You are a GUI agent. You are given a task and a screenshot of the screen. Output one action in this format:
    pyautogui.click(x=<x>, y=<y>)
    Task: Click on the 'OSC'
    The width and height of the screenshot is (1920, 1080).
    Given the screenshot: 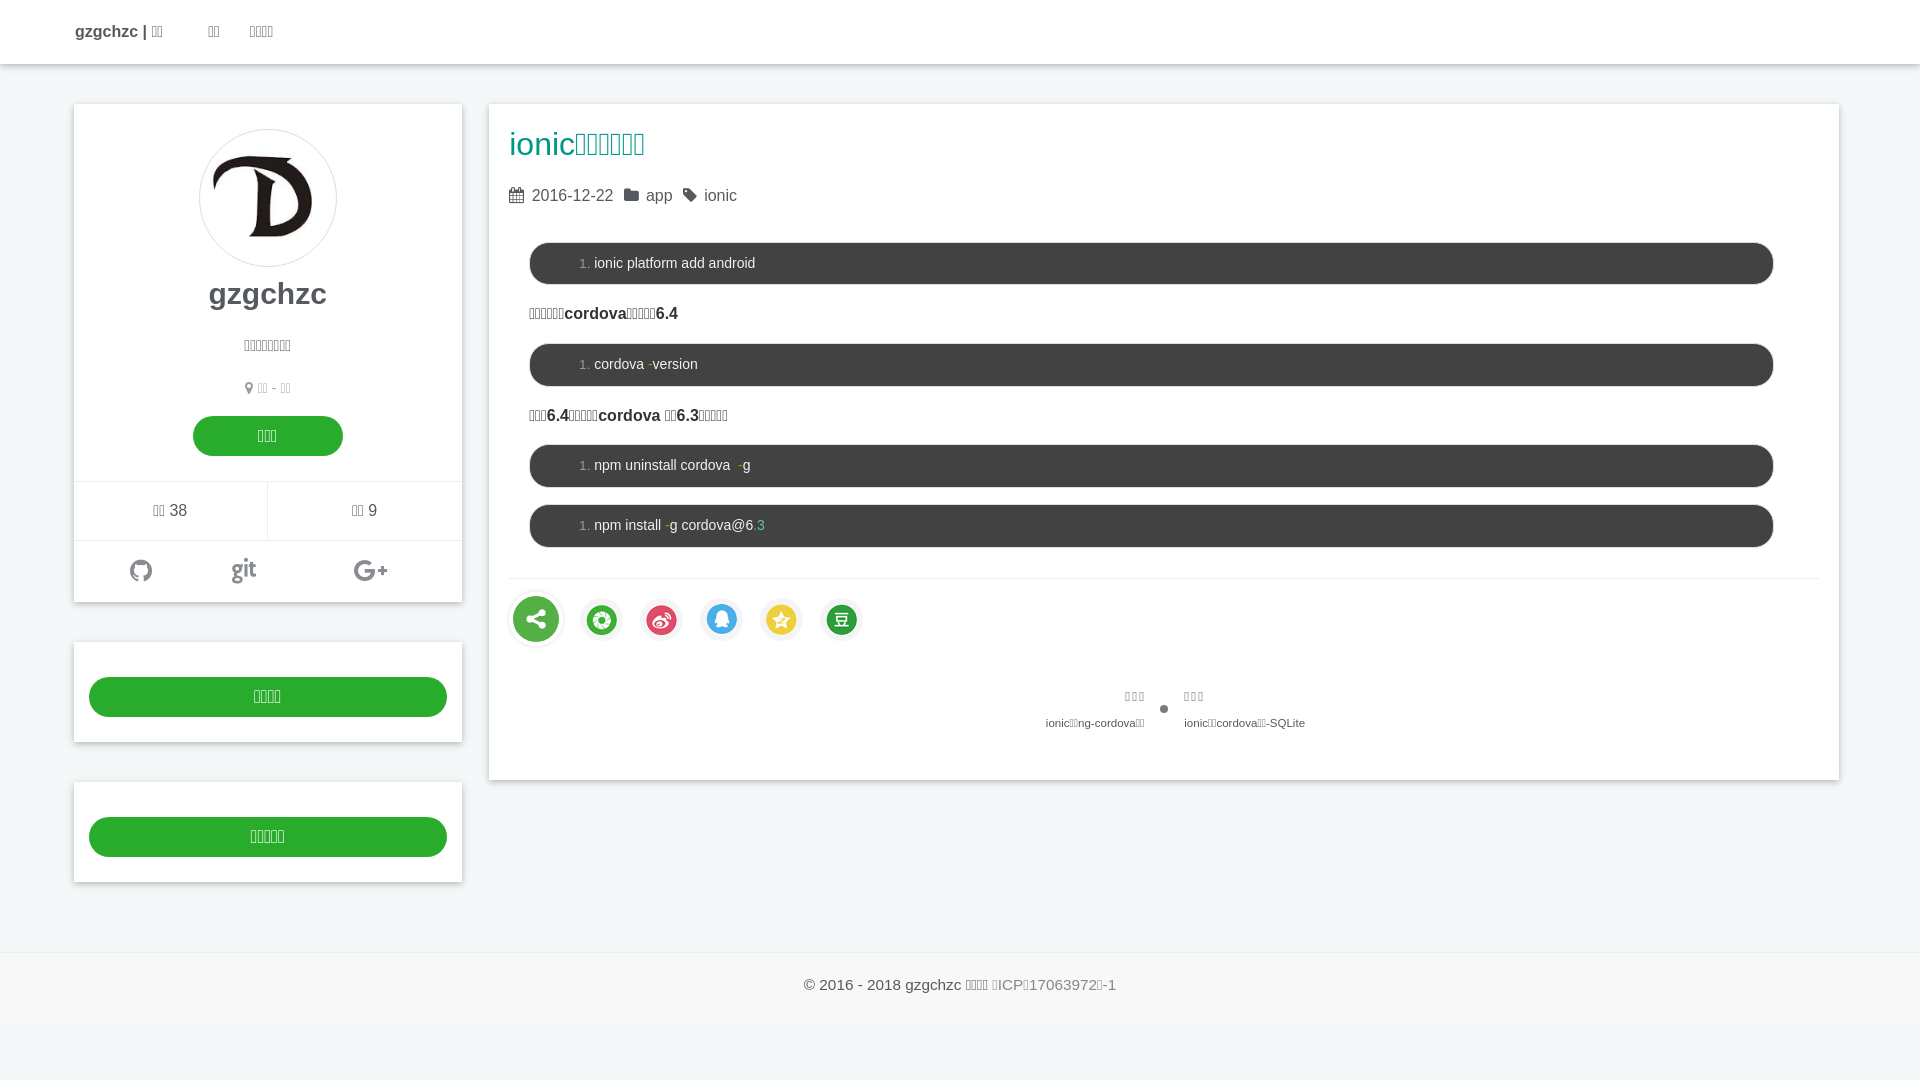 What is the action you would take?
    pyautogui.click(x=230, y=570)
    